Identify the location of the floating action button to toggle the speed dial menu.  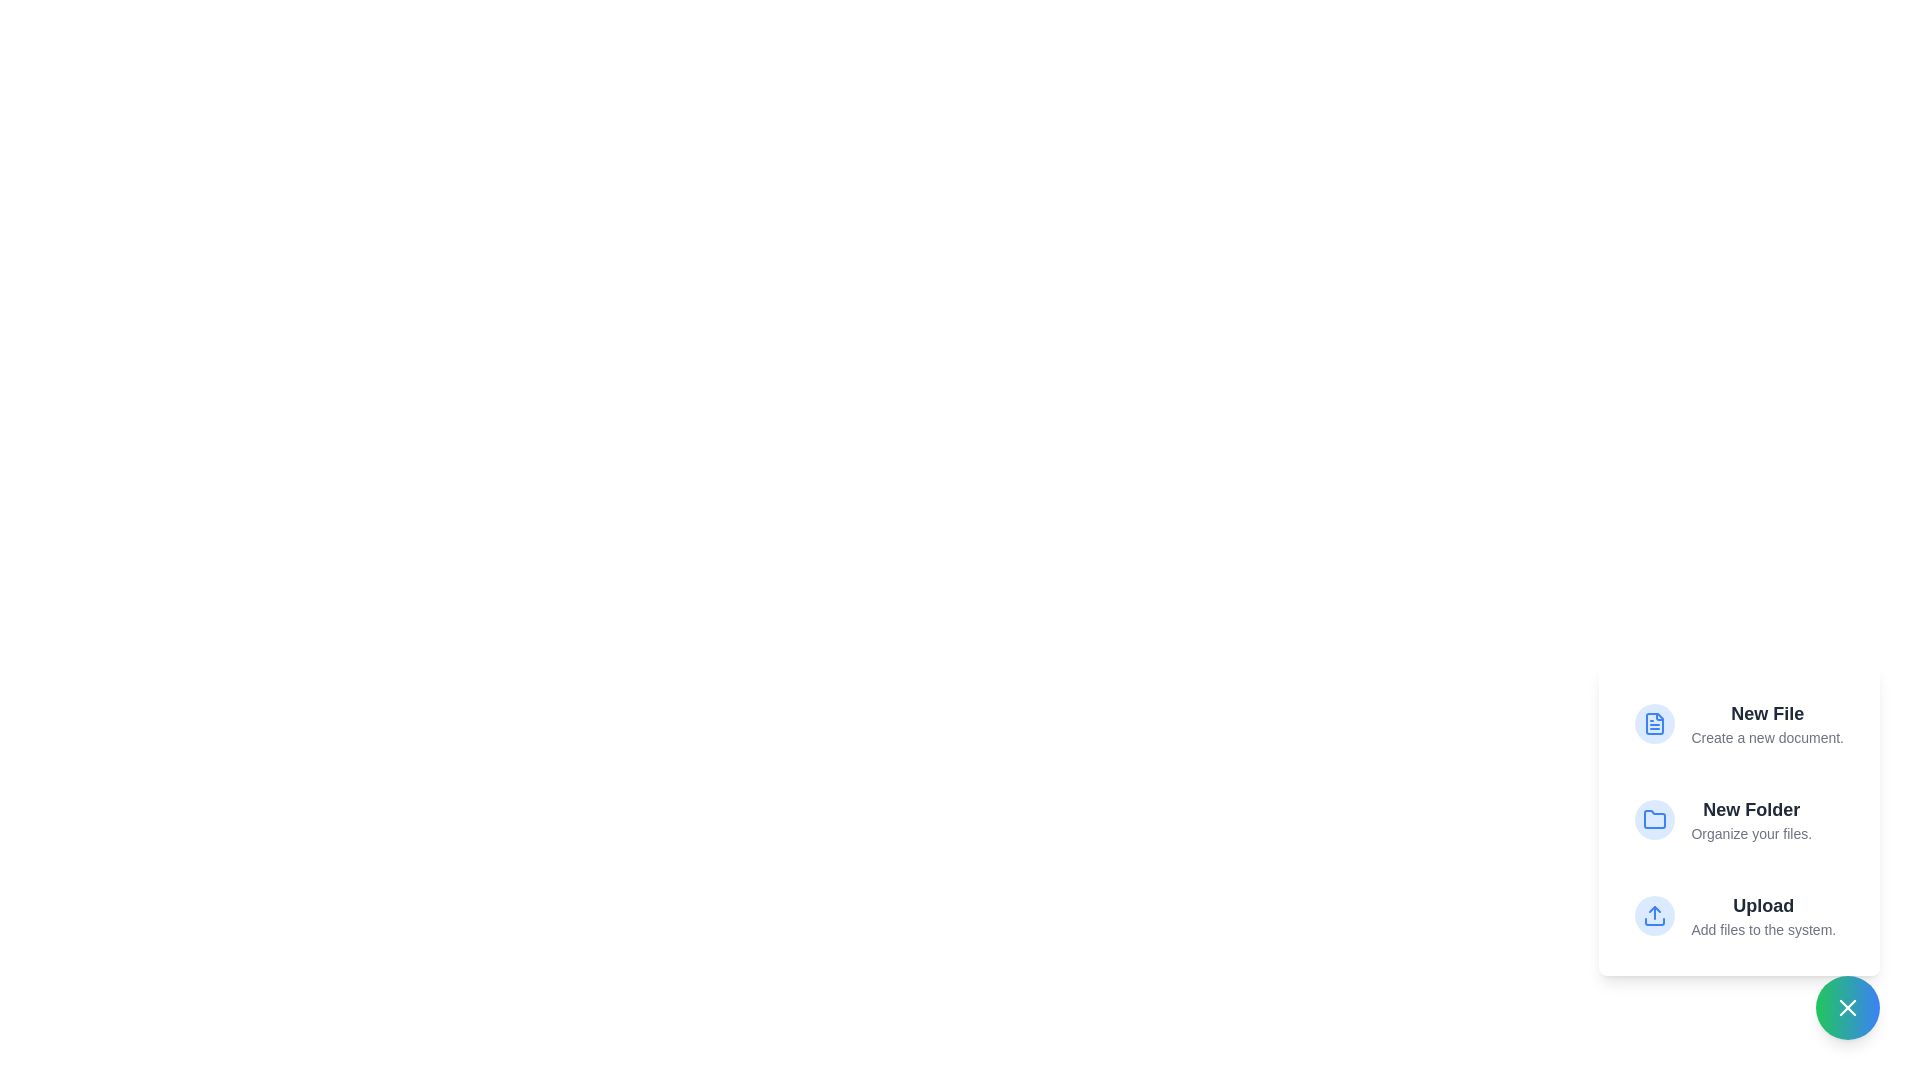
(1847, 1007).